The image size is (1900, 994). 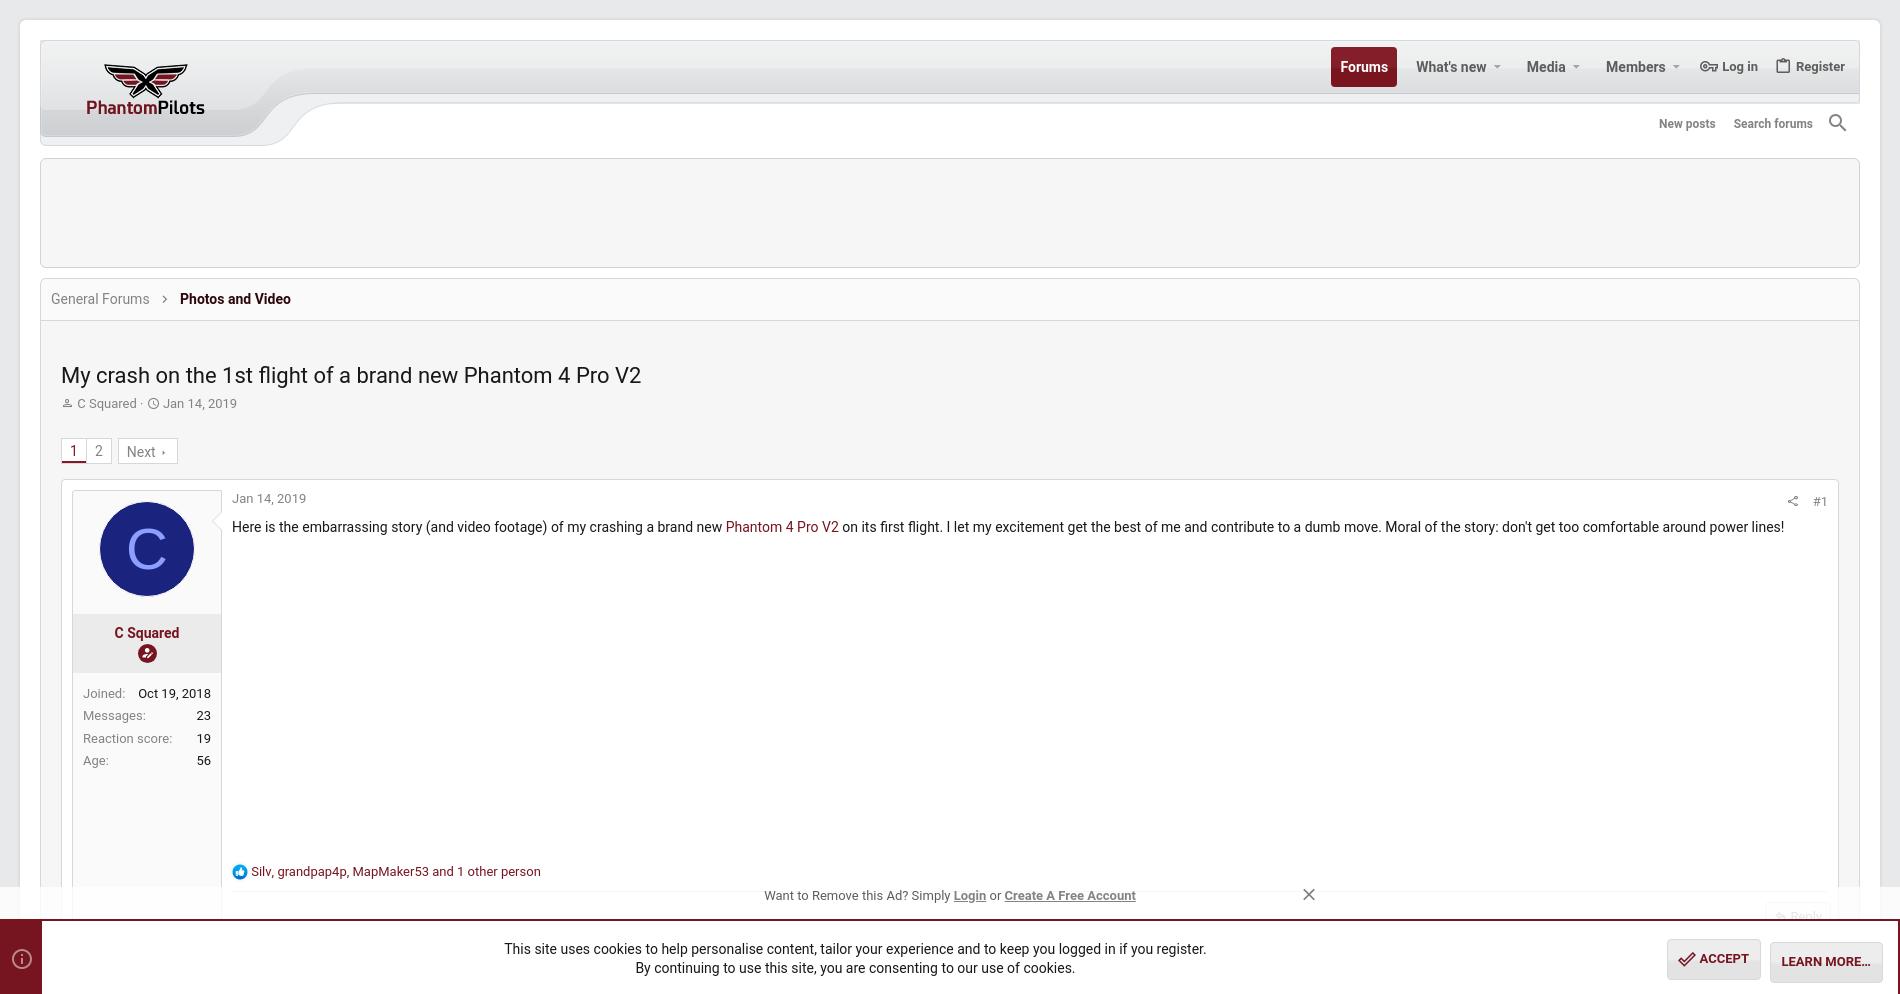 What do you see at coordinates (1458, 935) in the screenshot?
I see `'Reply'` at bounding box center [1458, 935].